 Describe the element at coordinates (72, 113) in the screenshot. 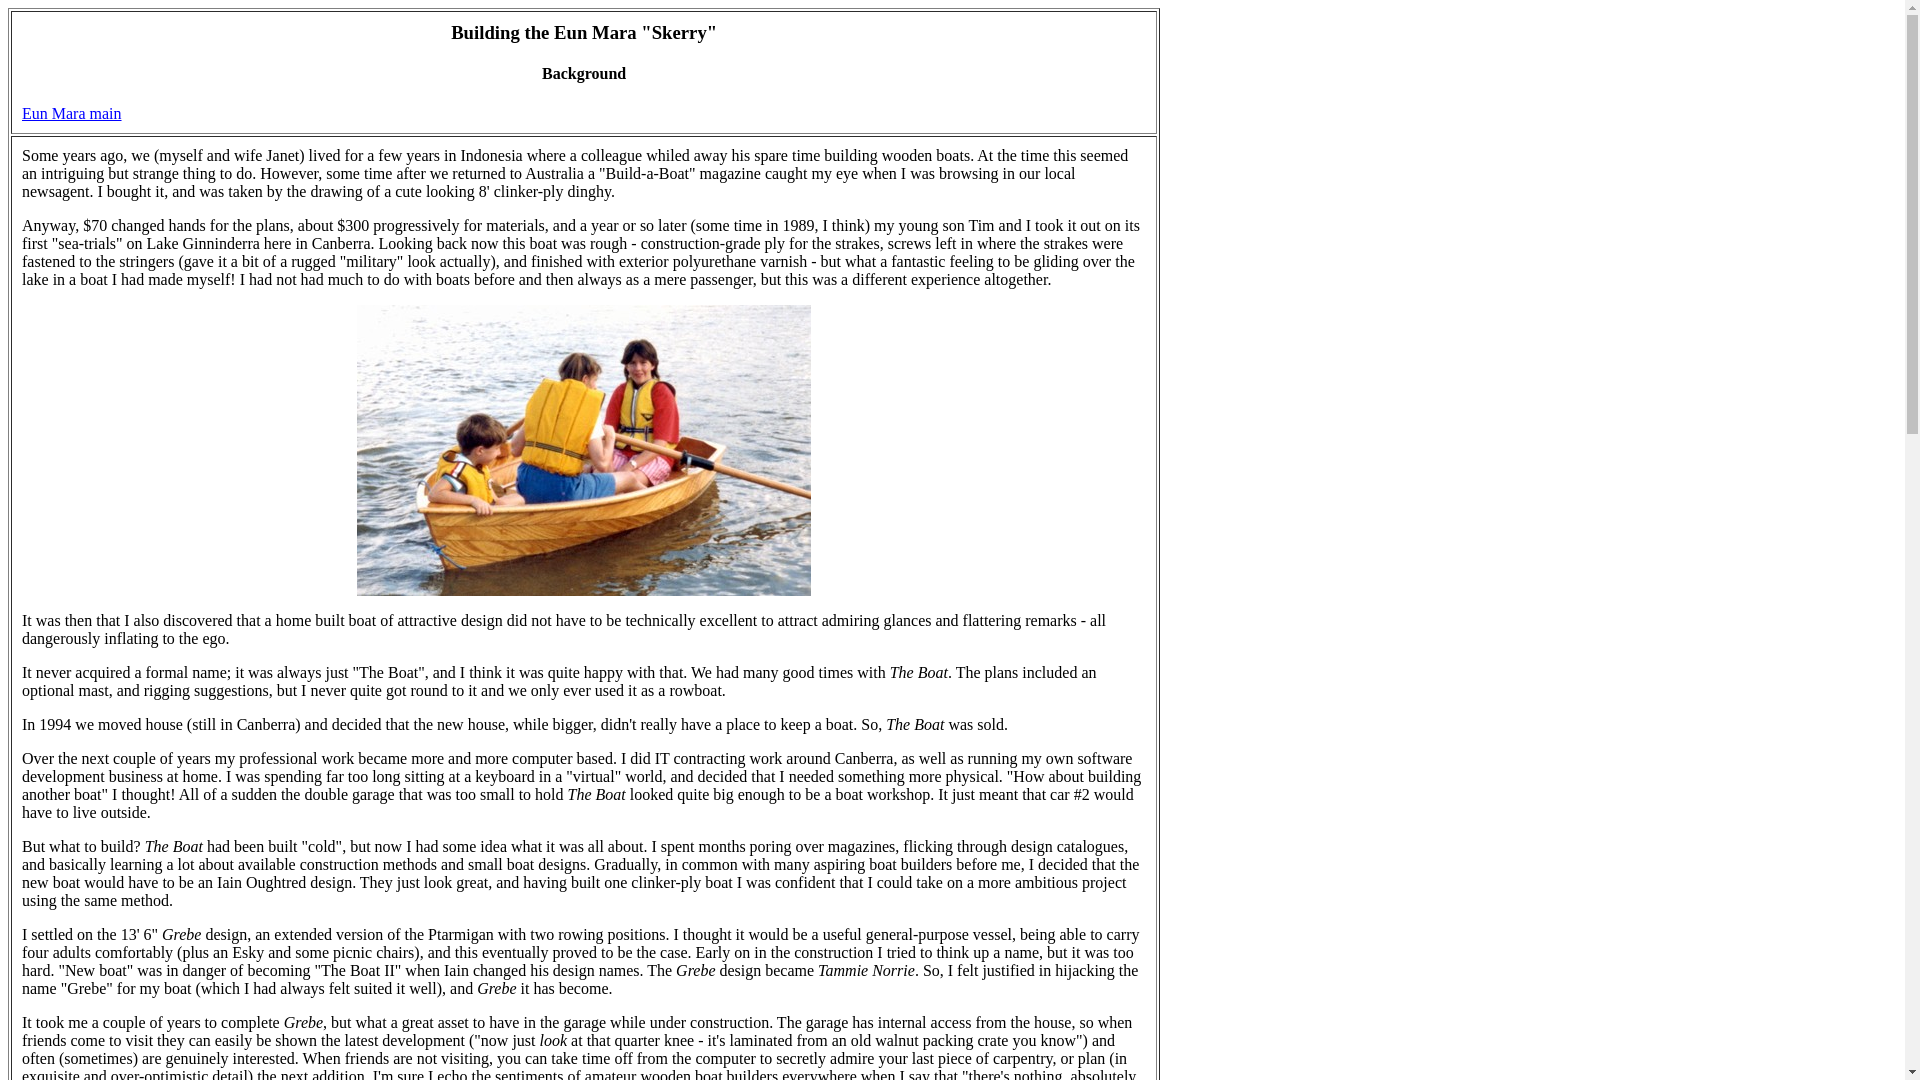

I see `'Eun Mara main'` at that location.